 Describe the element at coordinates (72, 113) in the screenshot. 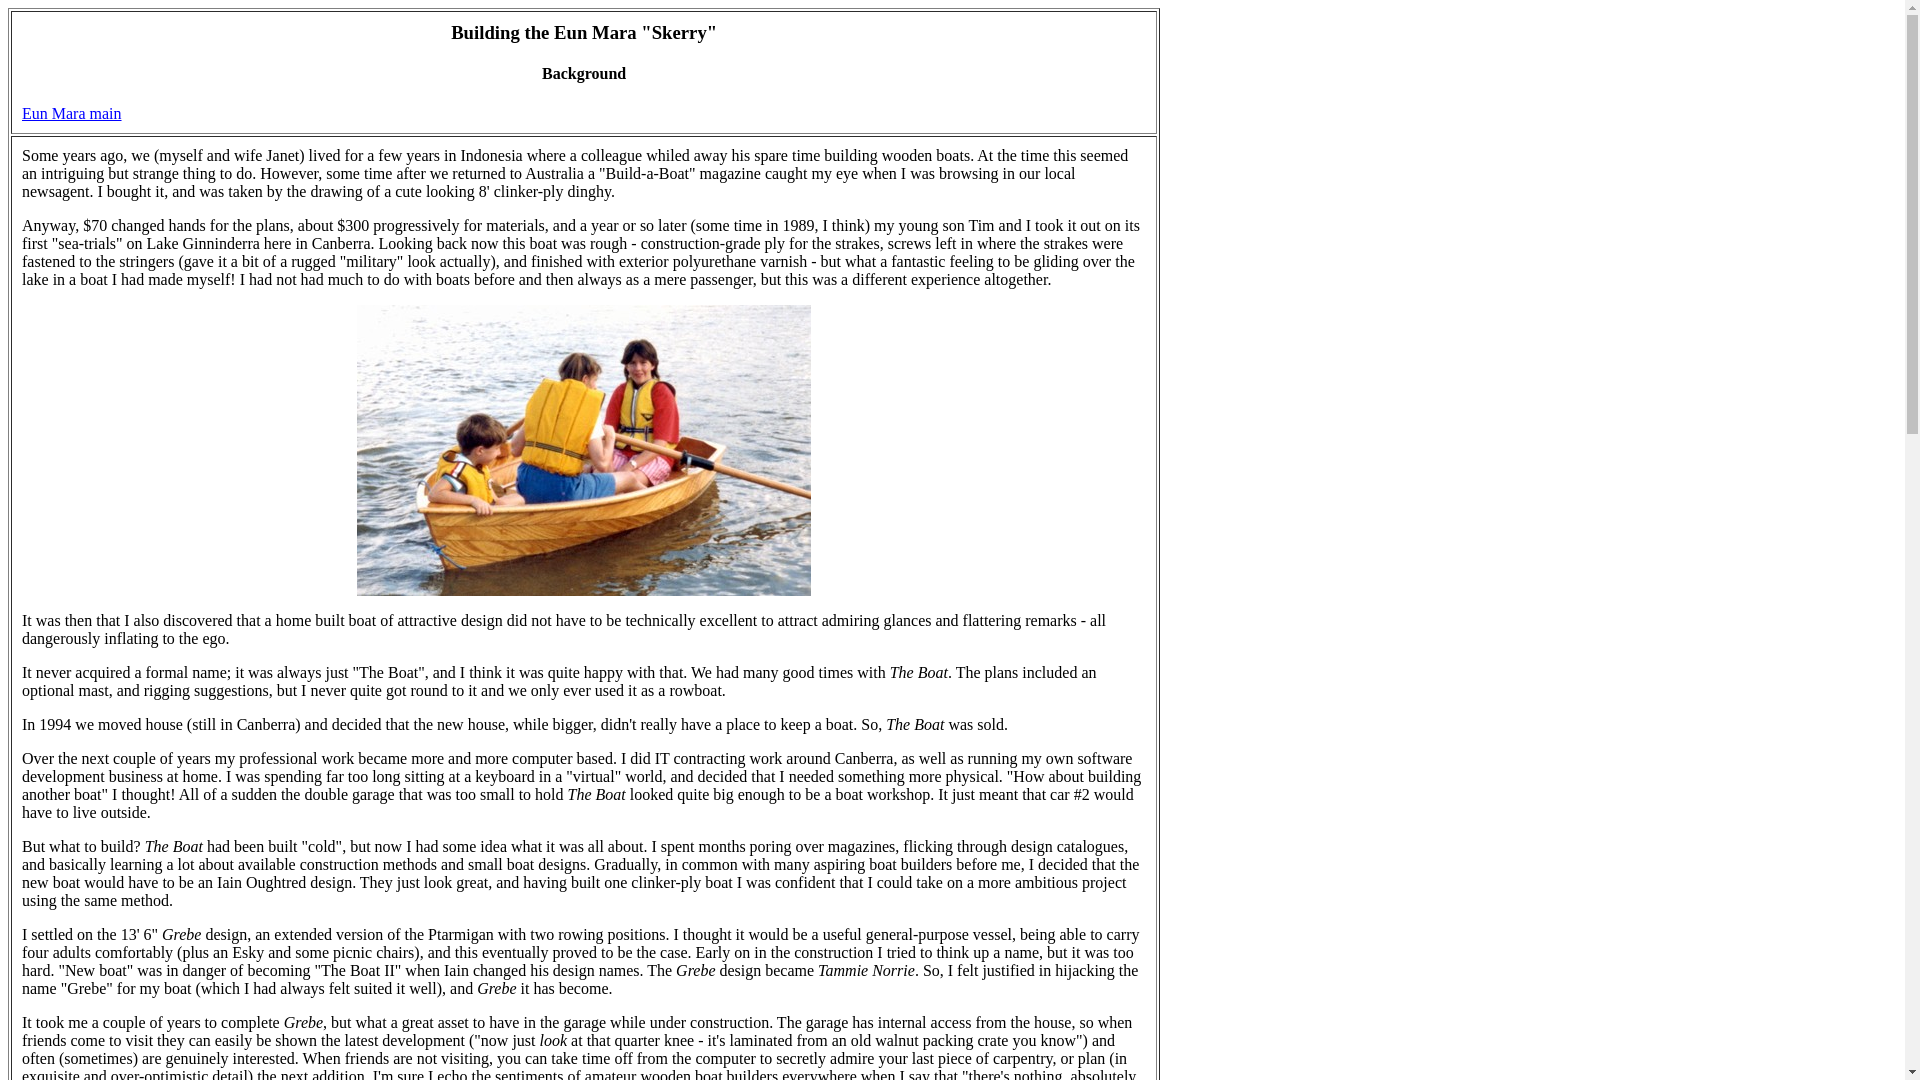

I see `'Eun Mara main'` at that location.